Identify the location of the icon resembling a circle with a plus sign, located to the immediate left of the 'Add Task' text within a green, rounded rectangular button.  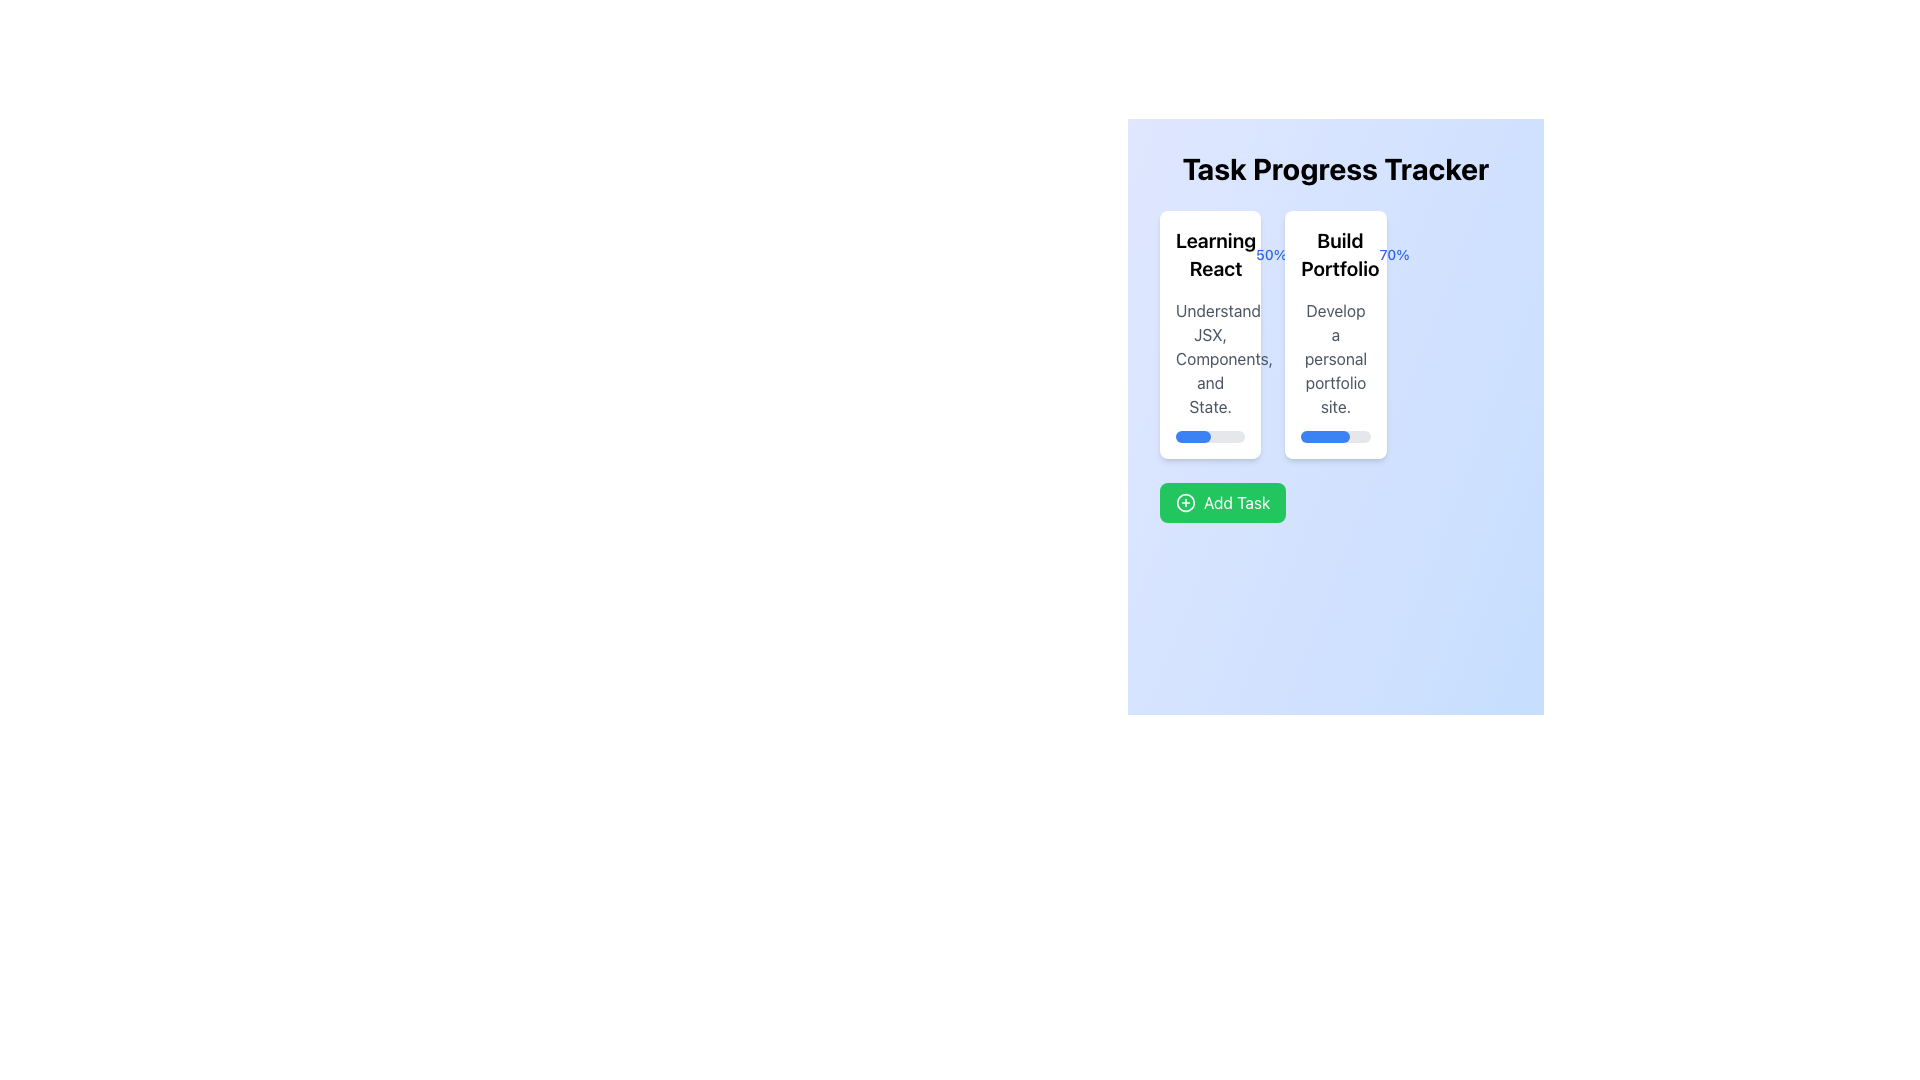
(1185, 501).